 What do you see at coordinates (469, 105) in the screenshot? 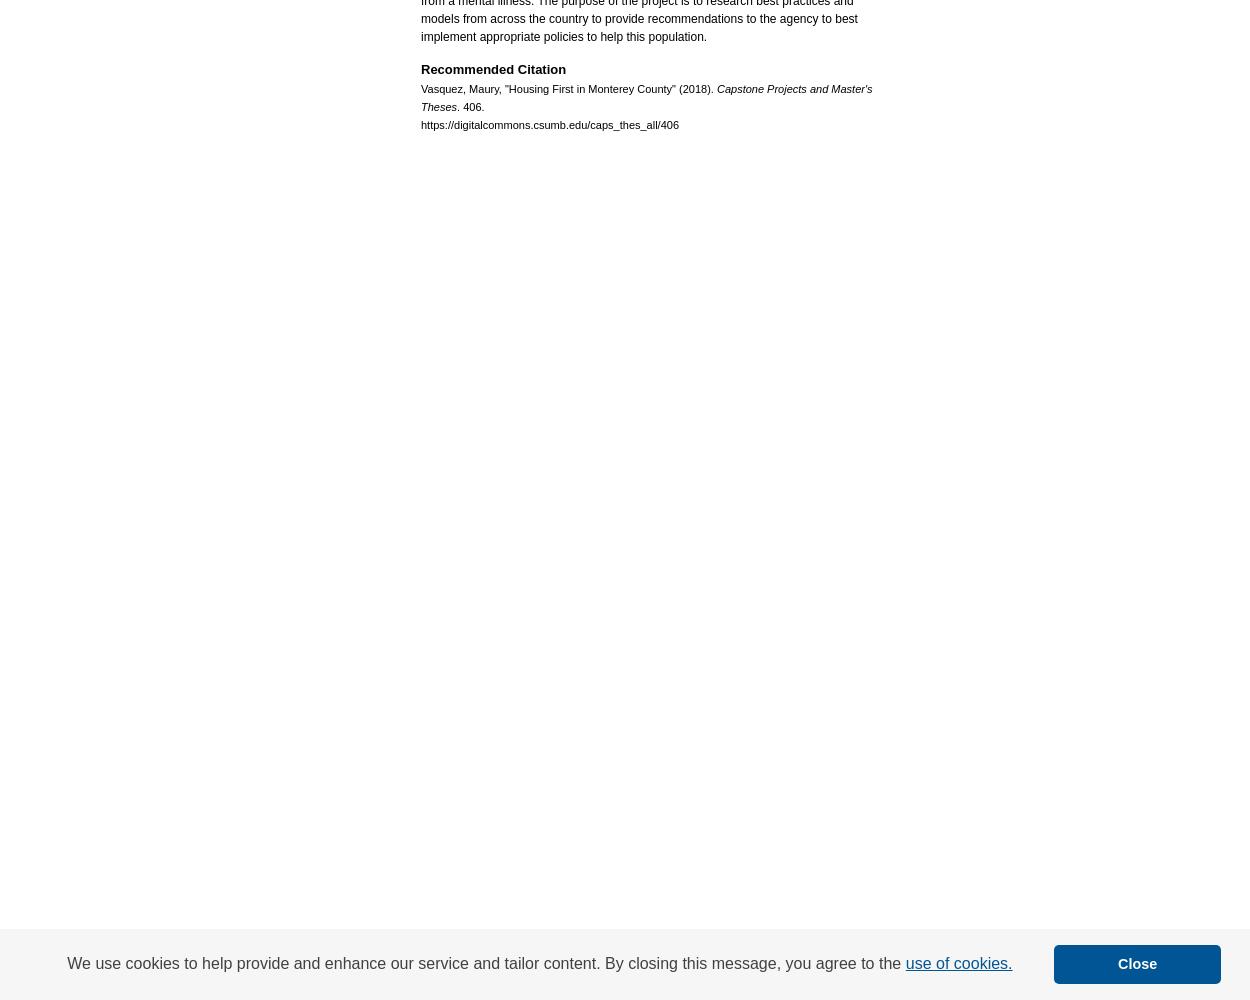
I see `'.  406.'` at bounding box center [469, 105].